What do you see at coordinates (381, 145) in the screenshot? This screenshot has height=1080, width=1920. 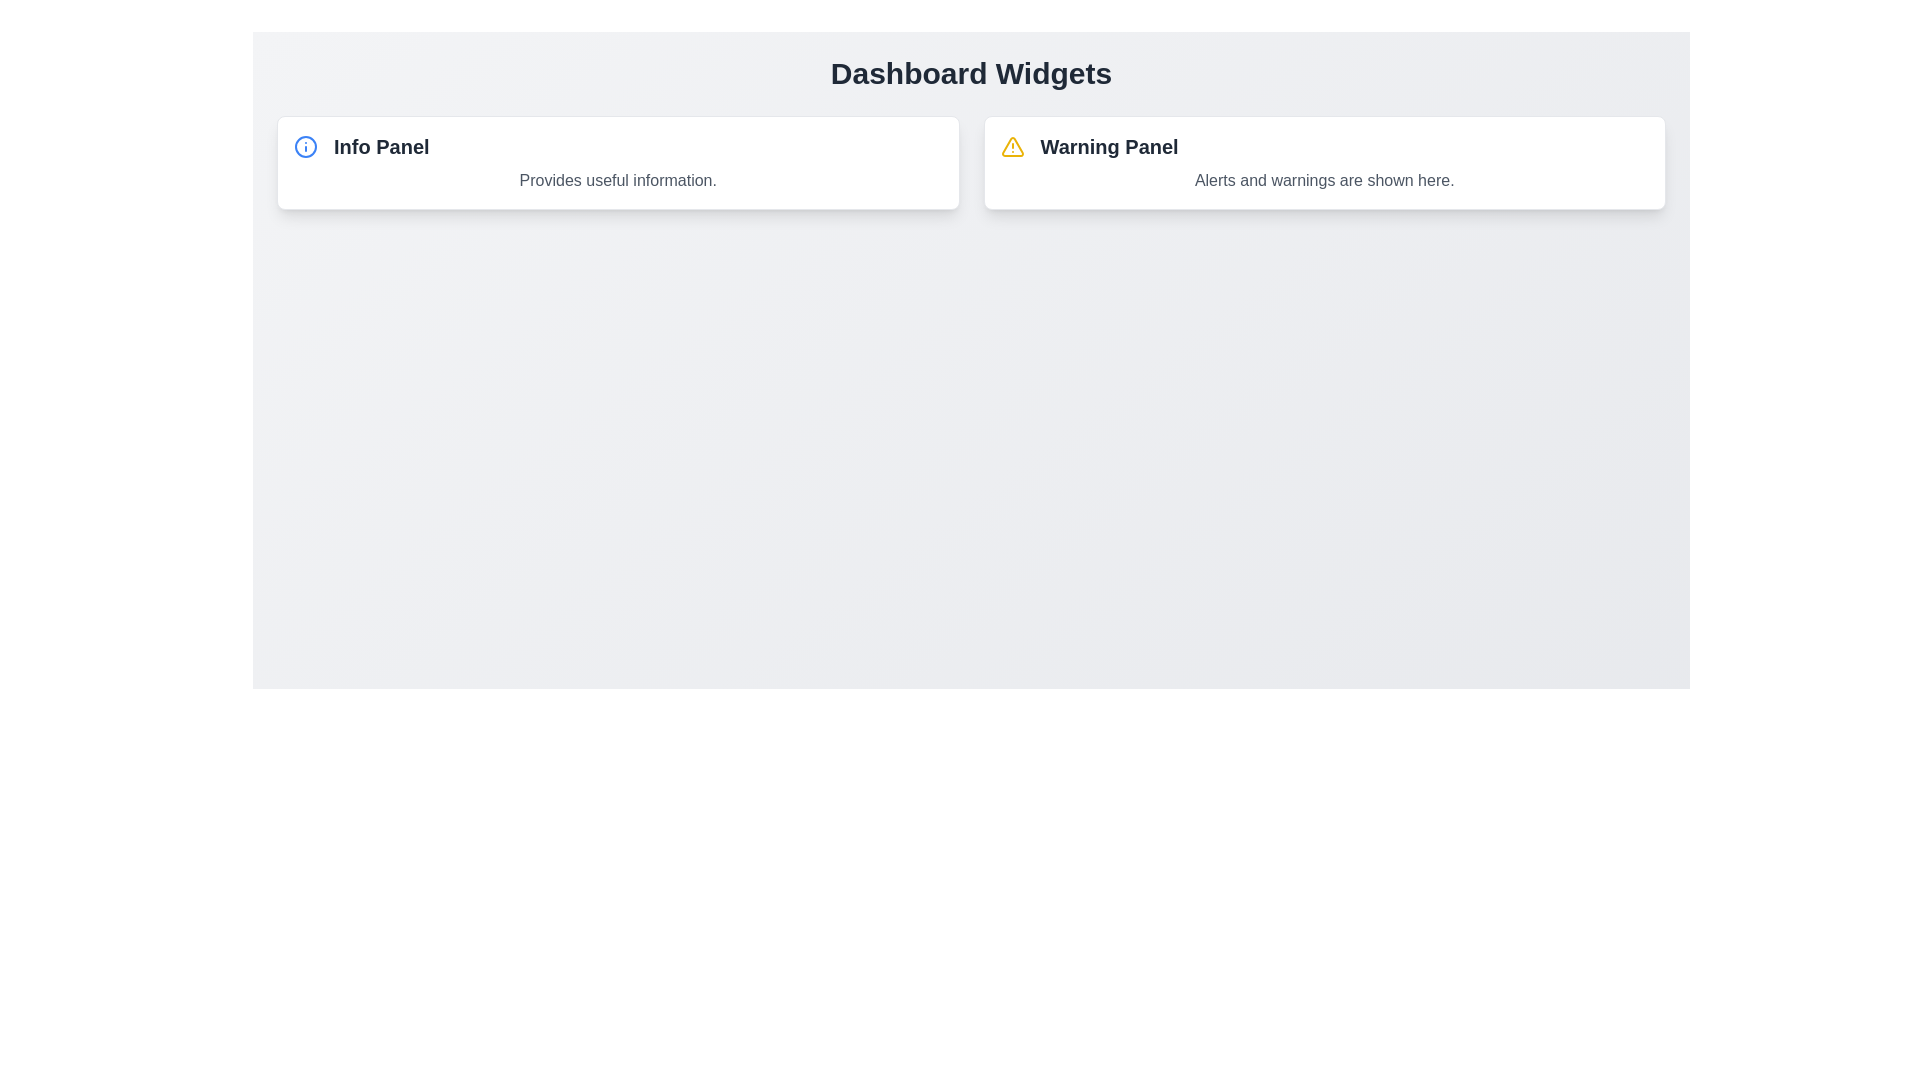 I see `the Text Label that serves as a heading within the upper left quadrant, located to the right of an info icon` at bounding box center [381, 145].